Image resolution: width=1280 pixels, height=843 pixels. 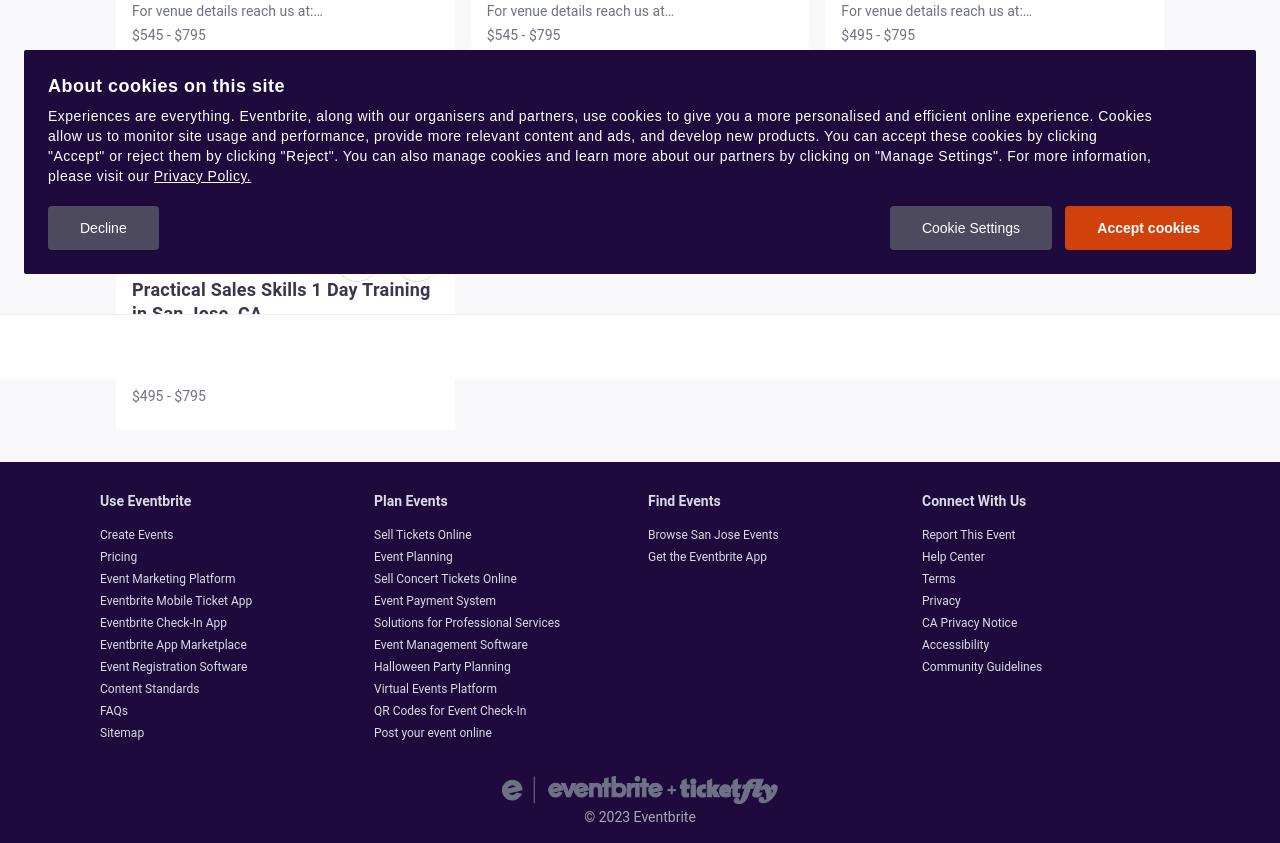 What do you see at coordinates (80, 228) in the screenshot?
I see `'Decline'` at bounding box center [80, 228].